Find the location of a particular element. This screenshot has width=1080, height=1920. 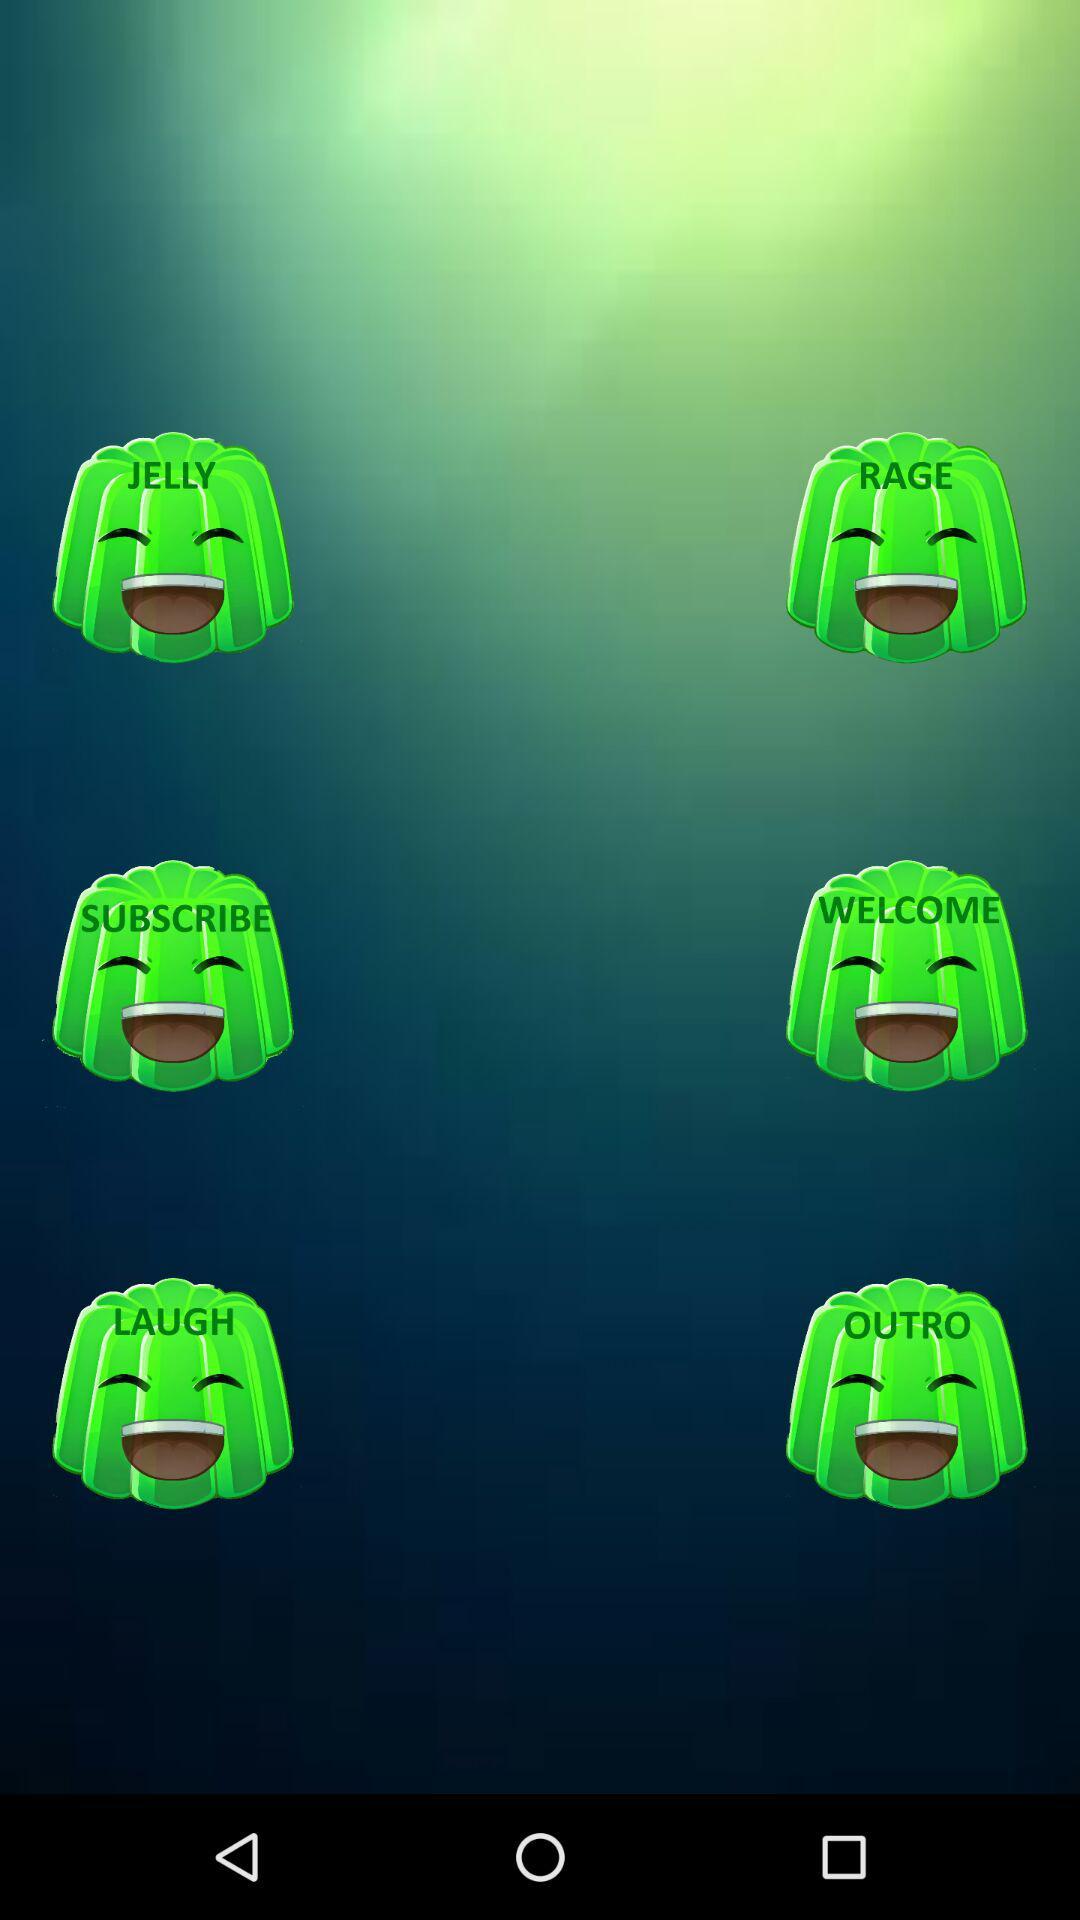

subcribe is located at coordinates (172, 977).